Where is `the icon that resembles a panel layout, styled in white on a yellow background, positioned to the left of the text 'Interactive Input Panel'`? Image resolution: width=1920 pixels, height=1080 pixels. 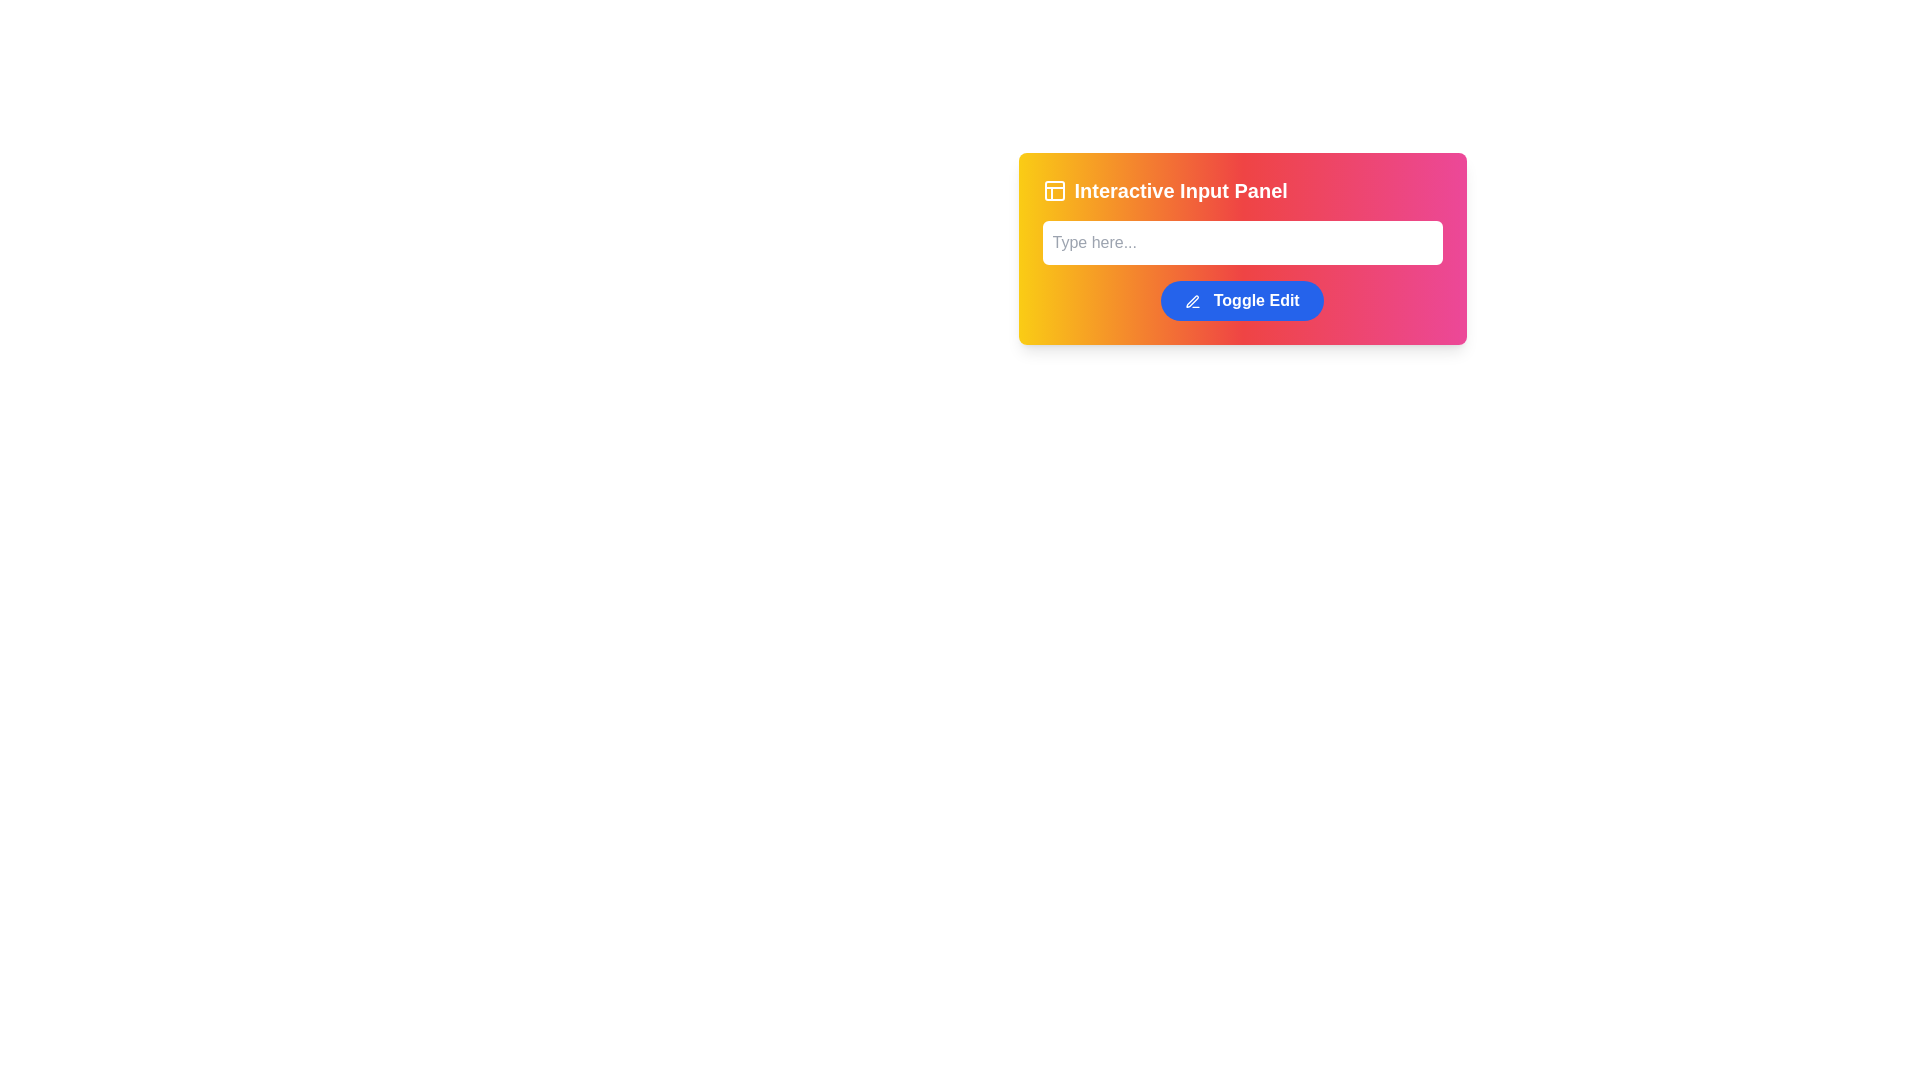 the icon that resembles a panel layout, styled in white on a yellow background, positioned to the left of the text 'Interactive Input Panel' is located at coordinates (1053, 191).